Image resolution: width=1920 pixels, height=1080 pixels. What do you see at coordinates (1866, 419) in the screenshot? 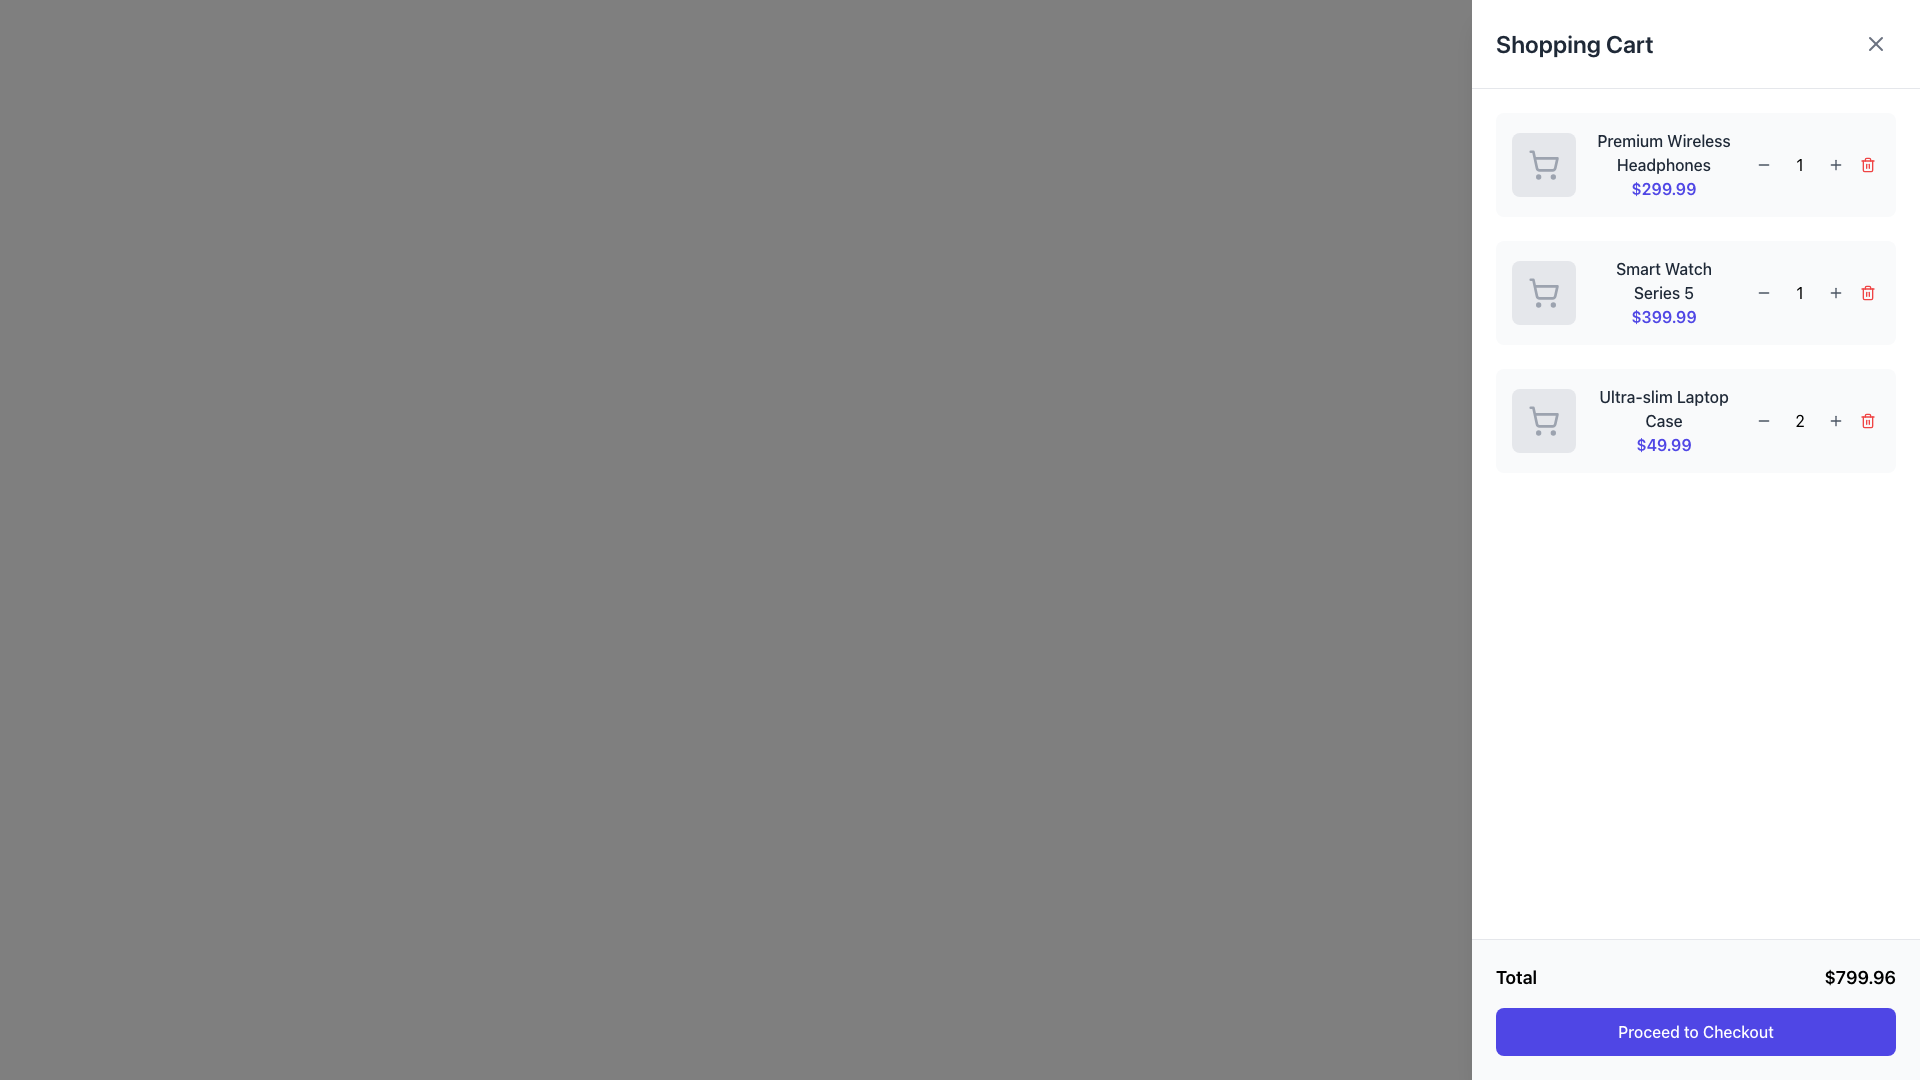
I see `the trash icon button located to the far-right of the last item entry in the shopping cart` at bounding box center [1866, 419].